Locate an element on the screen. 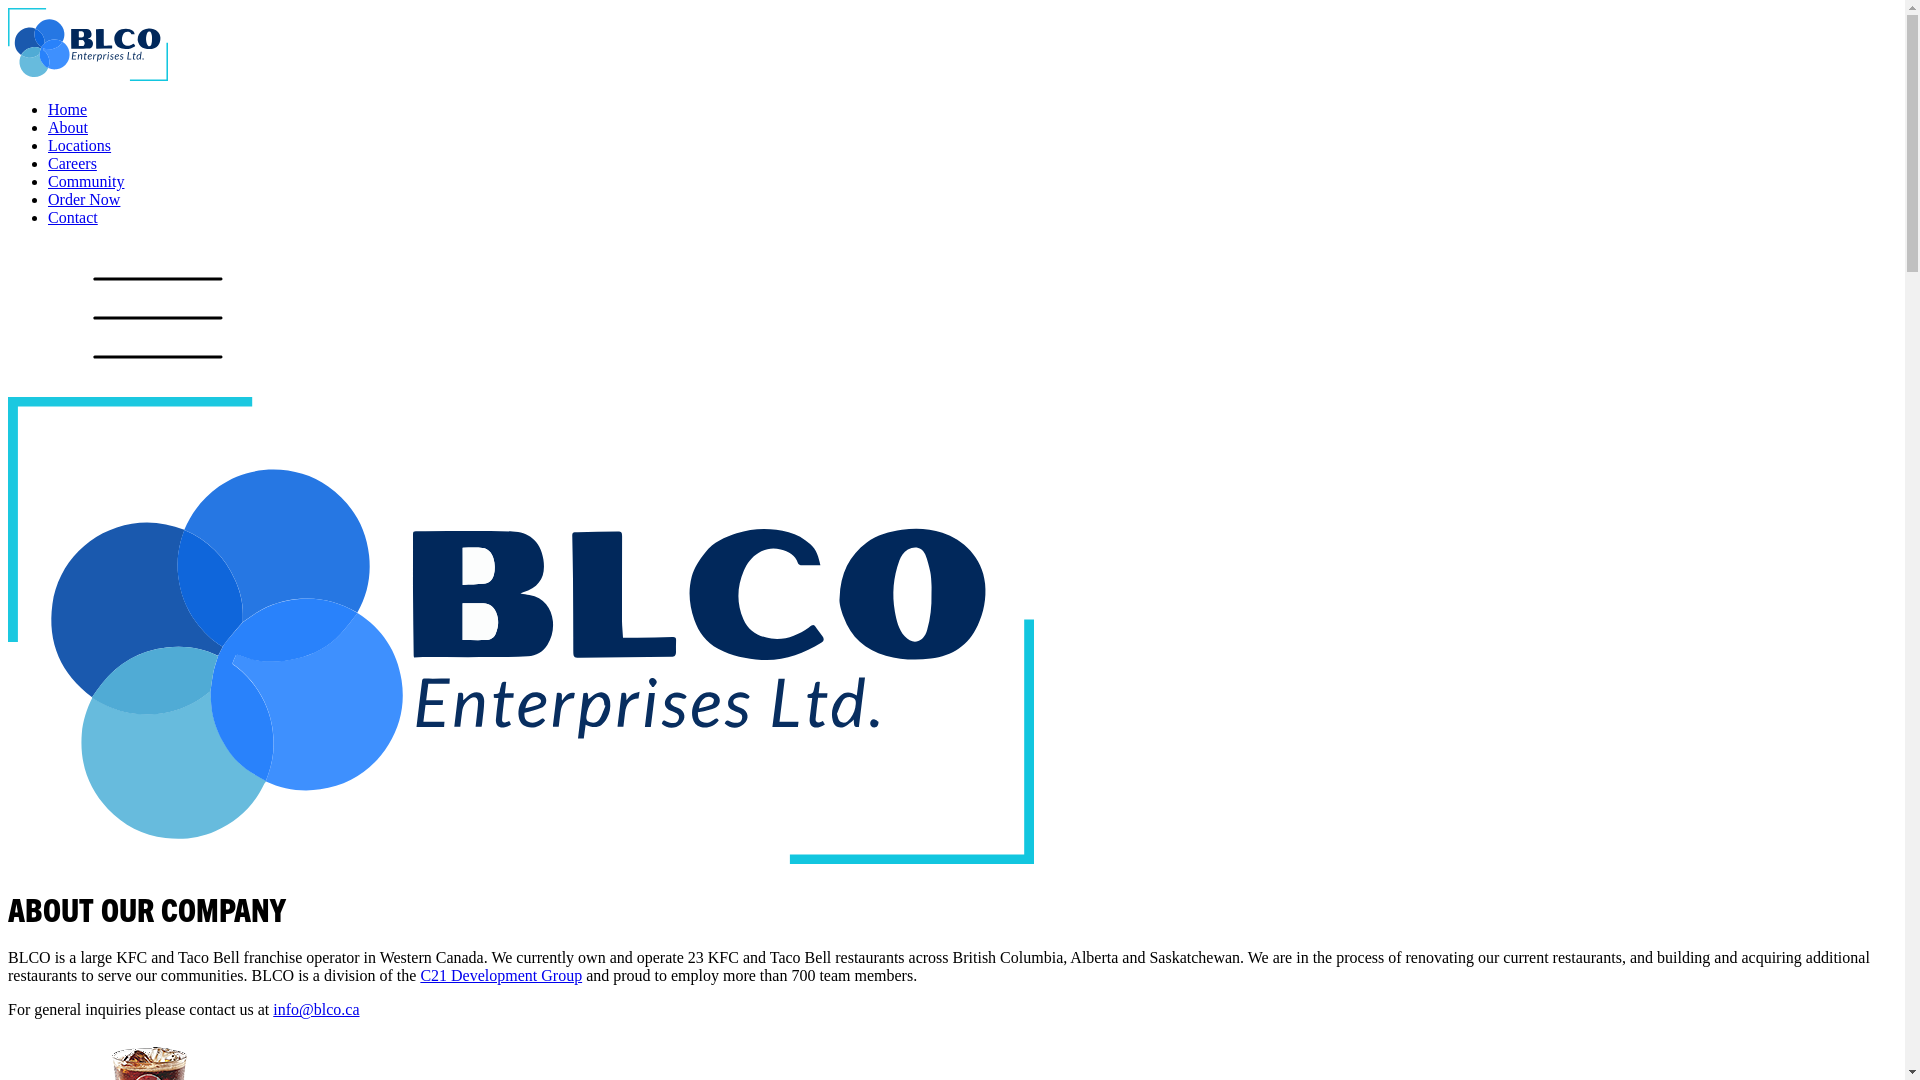 This screenshot has height=1080, width=1920. 'Locations' is located at coordinates (48, 144).